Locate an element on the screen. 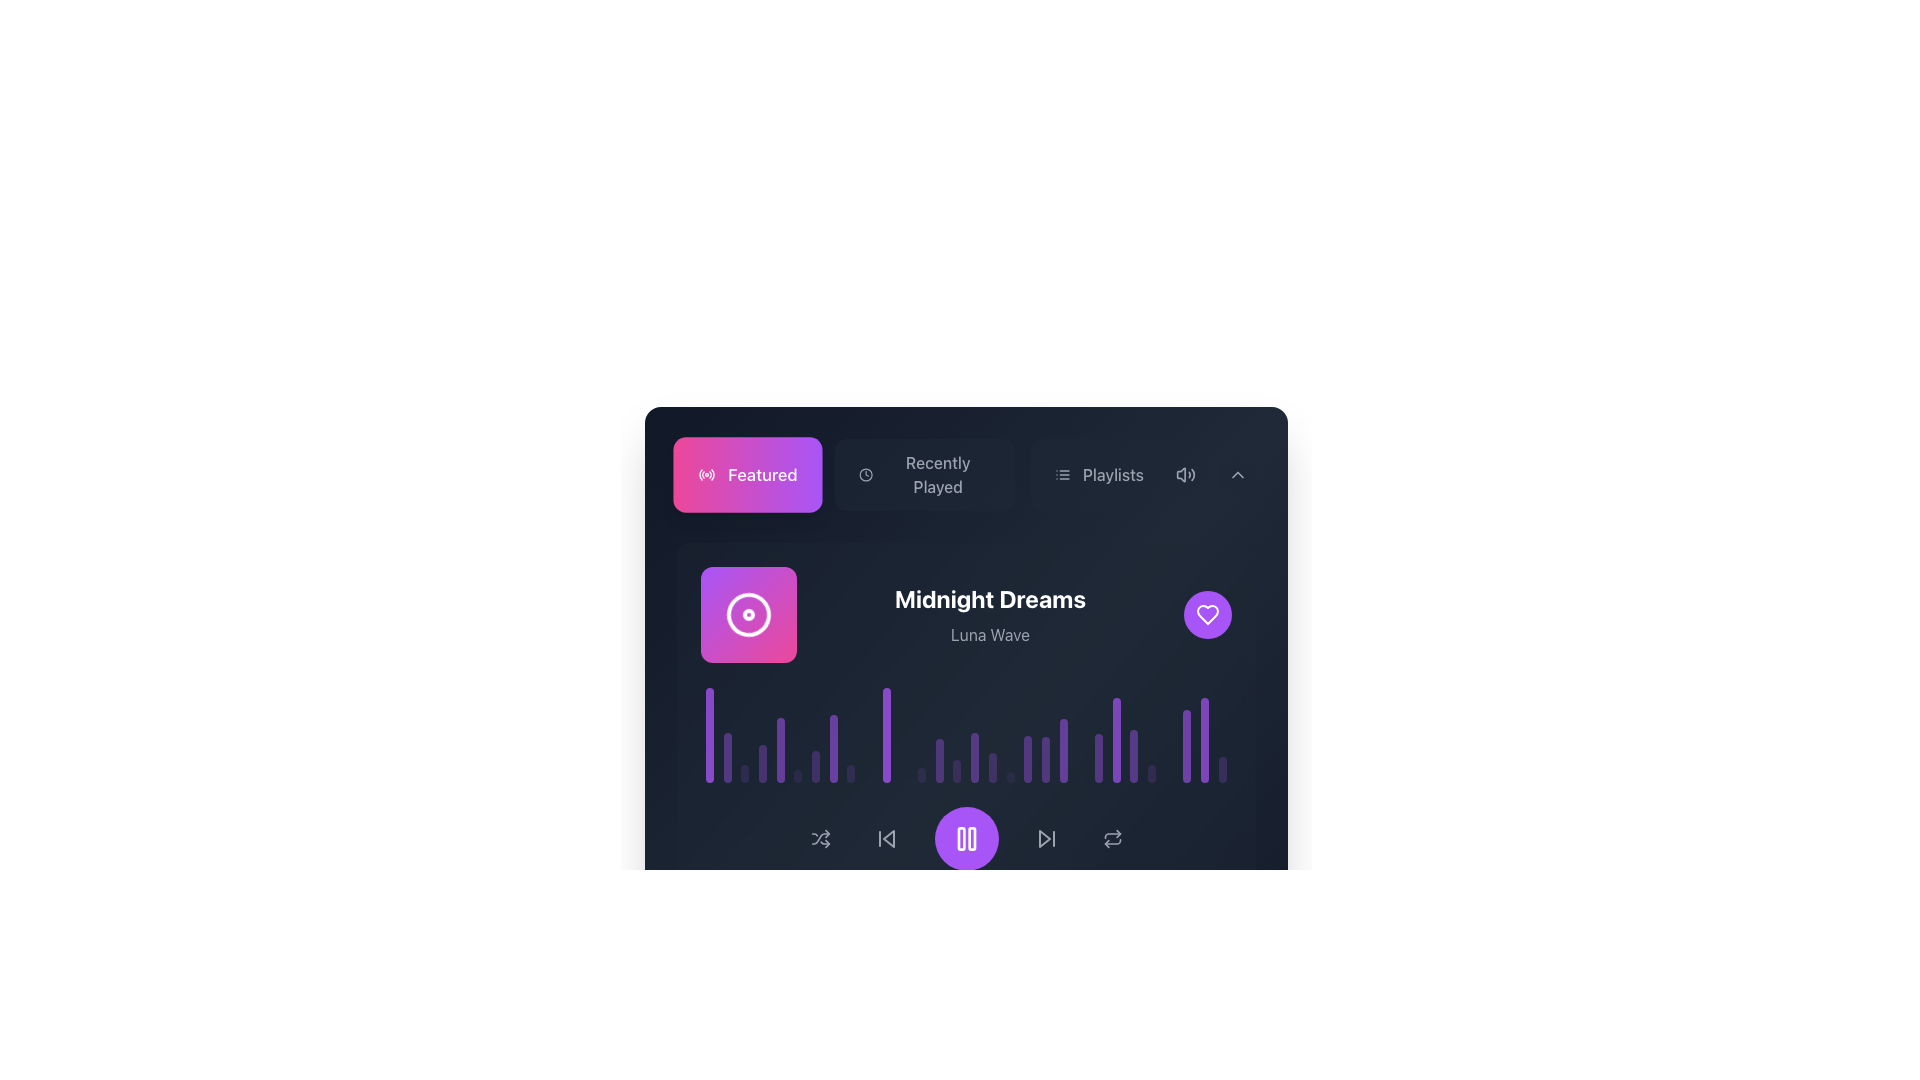 The height and width of the screenshot is (1080, 1920). the favorite button located to the right of the 'Midnight Dreams' text to observe the hover effect is located at coordinates (1207, 613).